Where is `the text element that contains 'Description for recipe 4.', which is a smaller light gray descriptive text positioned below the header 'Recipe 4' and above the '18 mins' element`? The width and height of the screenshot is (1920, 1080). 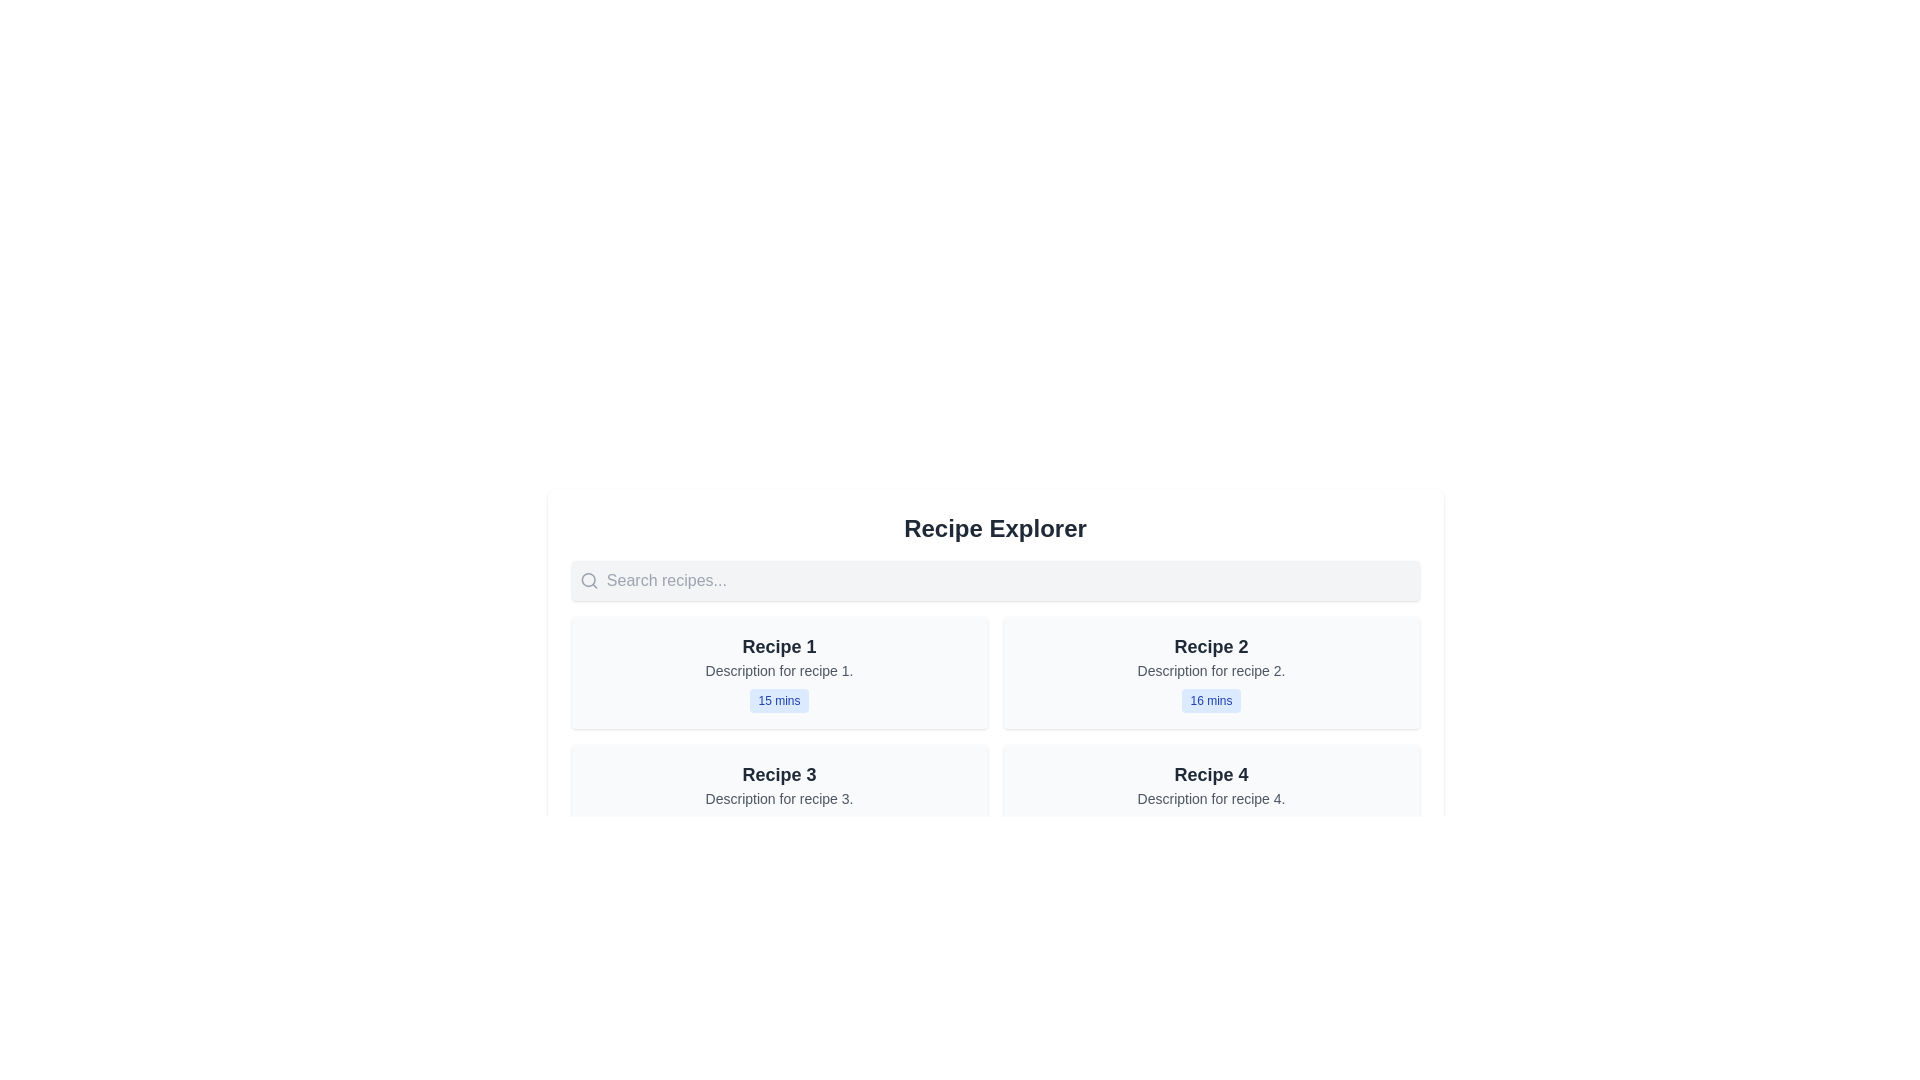
the text element that contains 'Description for recipe 4.', which is a smaller light gray descriptive text positioned below the header 'Recipe 4' and above the '18 mins' element is located at coordinates (1210, 797).